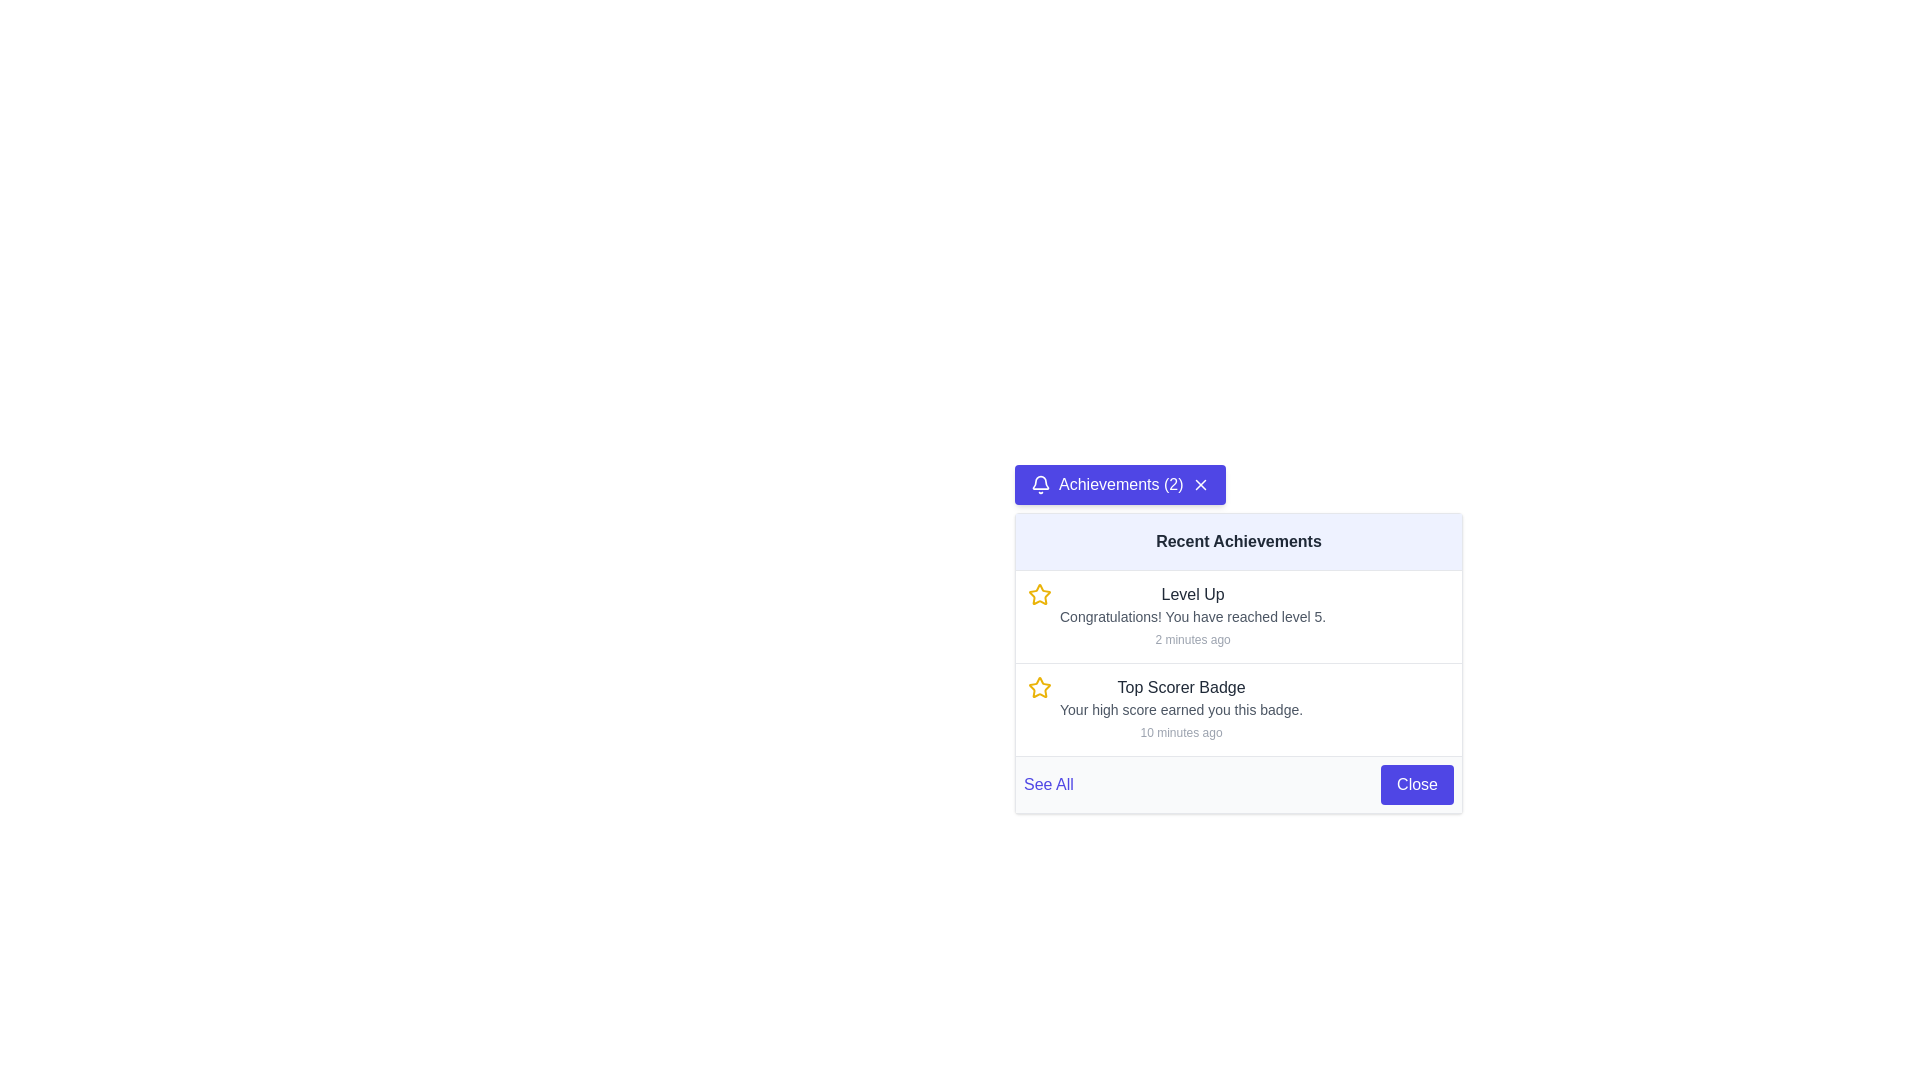 The height and width of the screenshot is (1080, 1920). What do you see at coordinates (1040, 593) in the screenshot?
I see `the achievement icon located in the 'Recent Achievements' section, next to the 'Level Up' text, which visually represents the user's milestone` at bounding box center [1040, 593].